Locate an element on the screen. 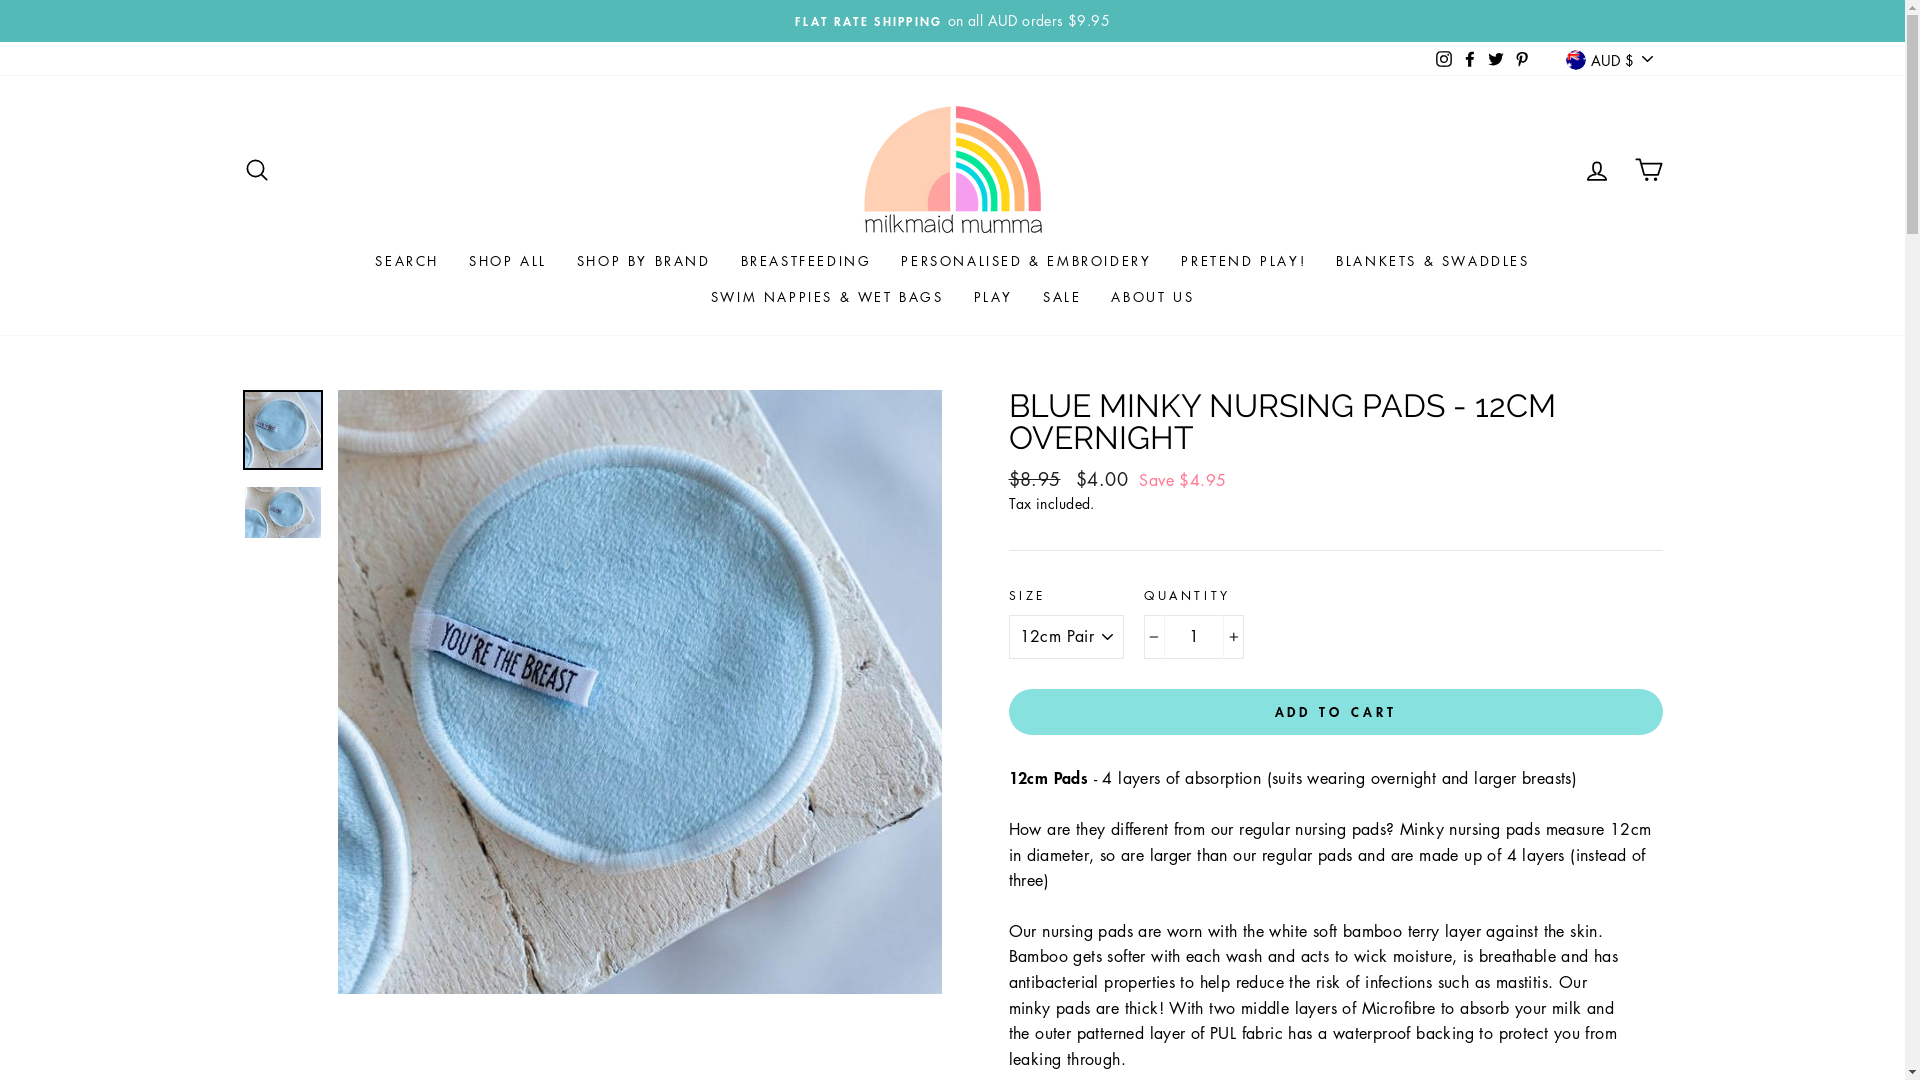  'SALE' is located at coordinates (1027, 297).